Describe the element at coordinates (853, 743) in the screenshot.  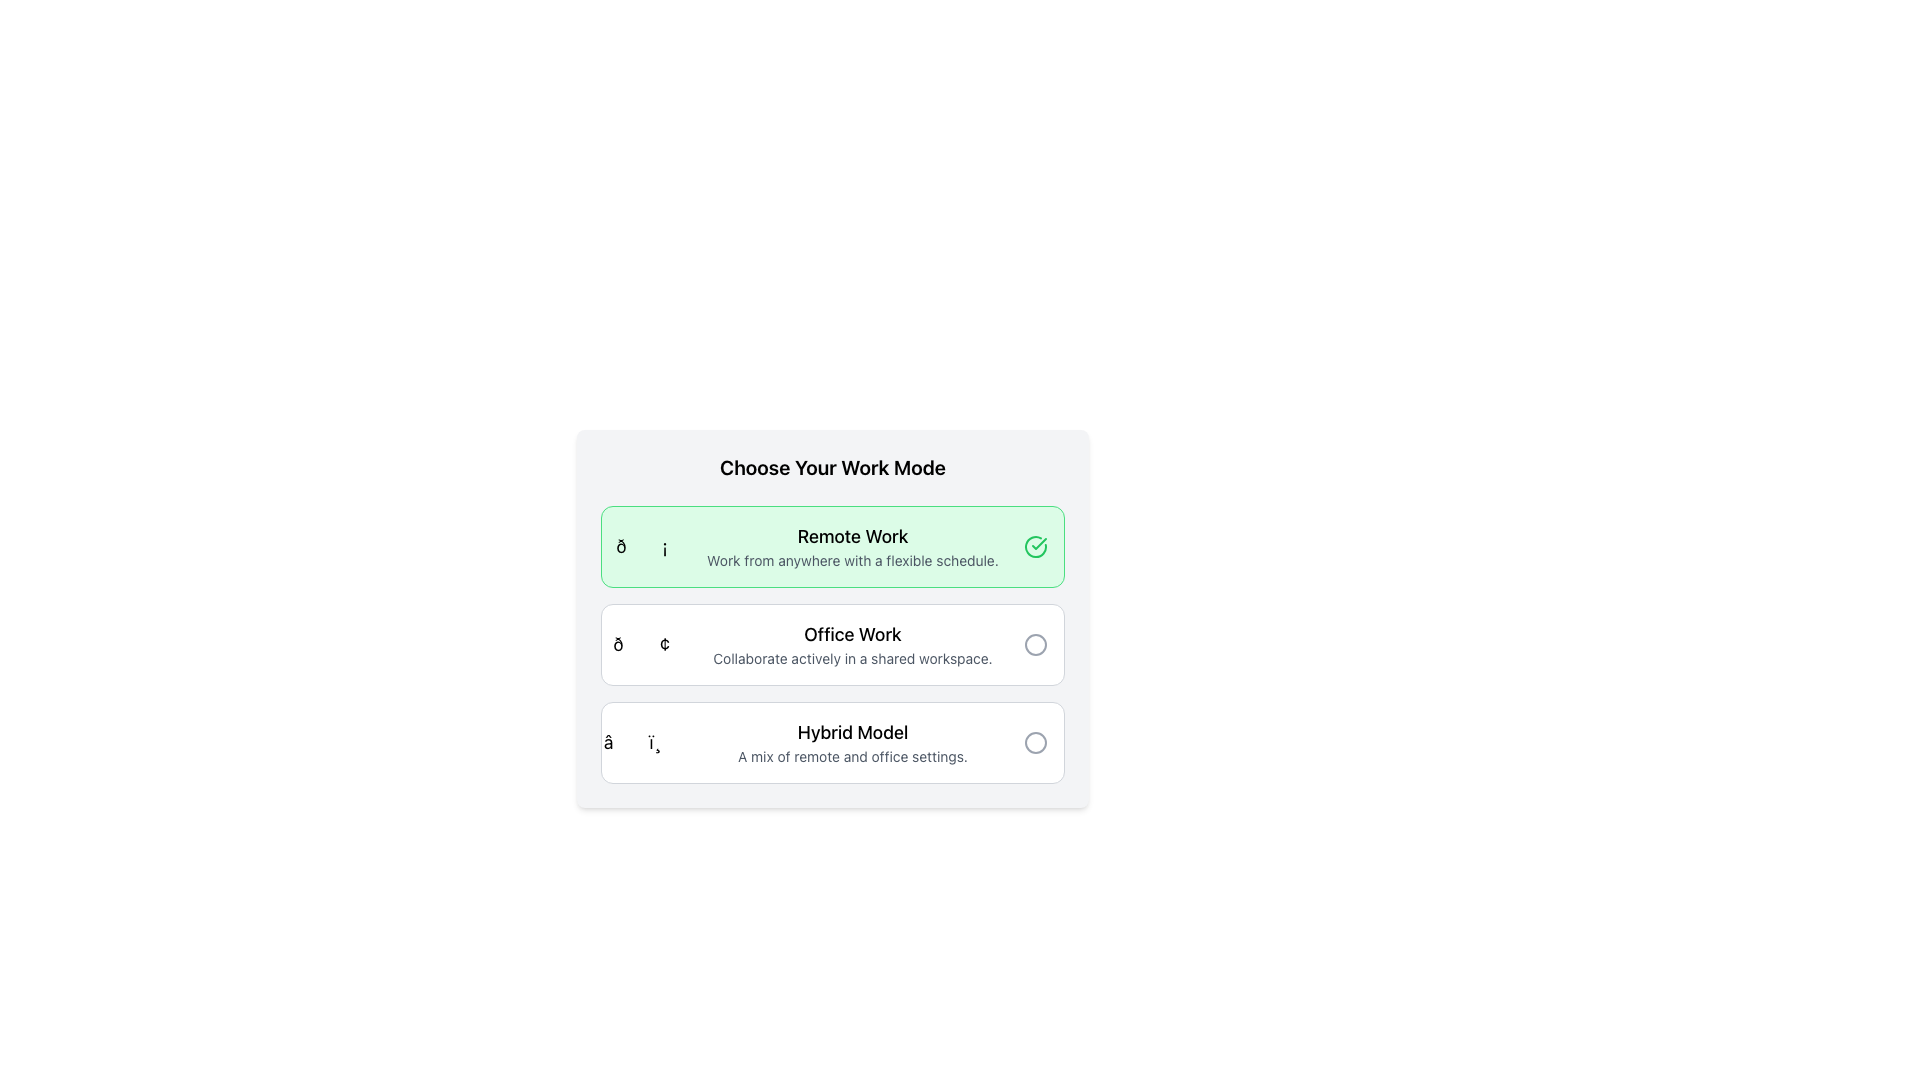
I see `text element titled 'Hybrid Model' which is the third option in the vertical list of work modes, located below 'Office Work'` at that location.